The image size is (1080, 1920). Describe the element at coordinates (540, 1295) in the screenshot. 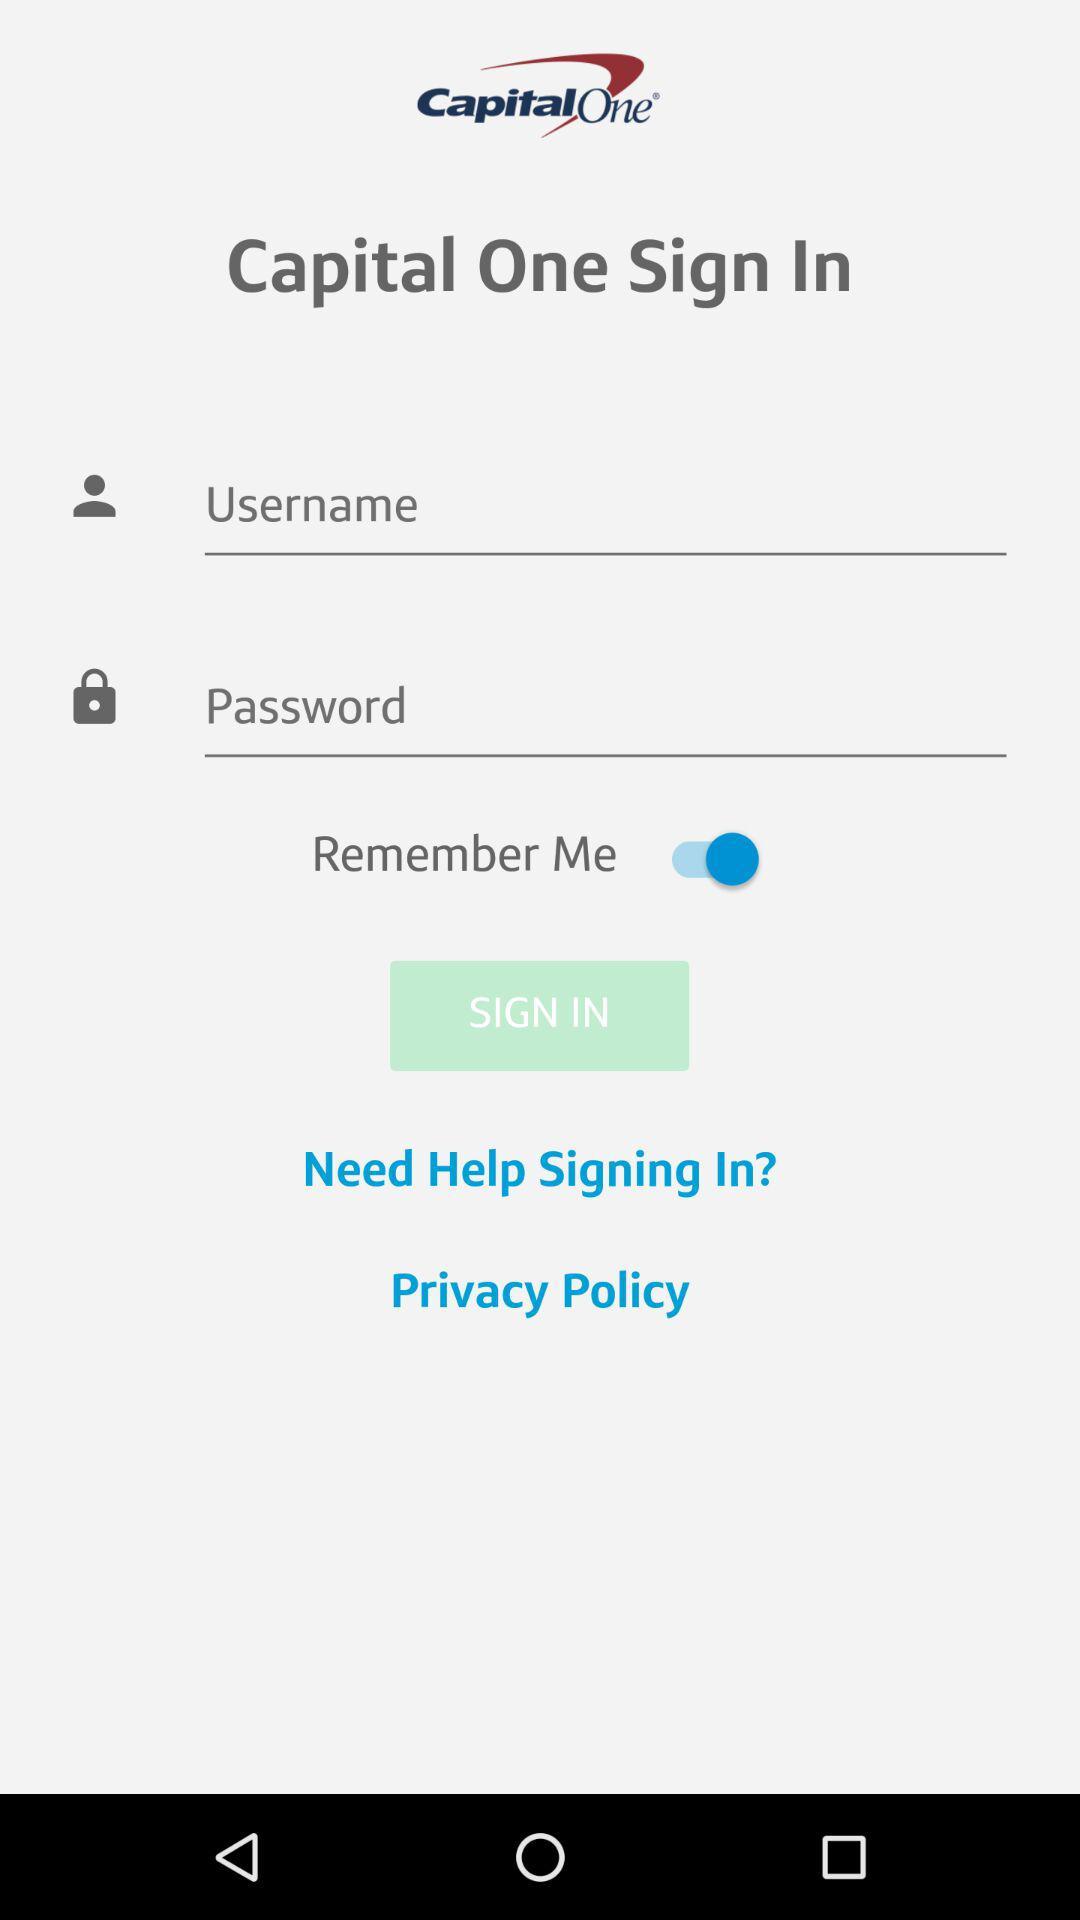

I see `item below the need help signing` at that location.